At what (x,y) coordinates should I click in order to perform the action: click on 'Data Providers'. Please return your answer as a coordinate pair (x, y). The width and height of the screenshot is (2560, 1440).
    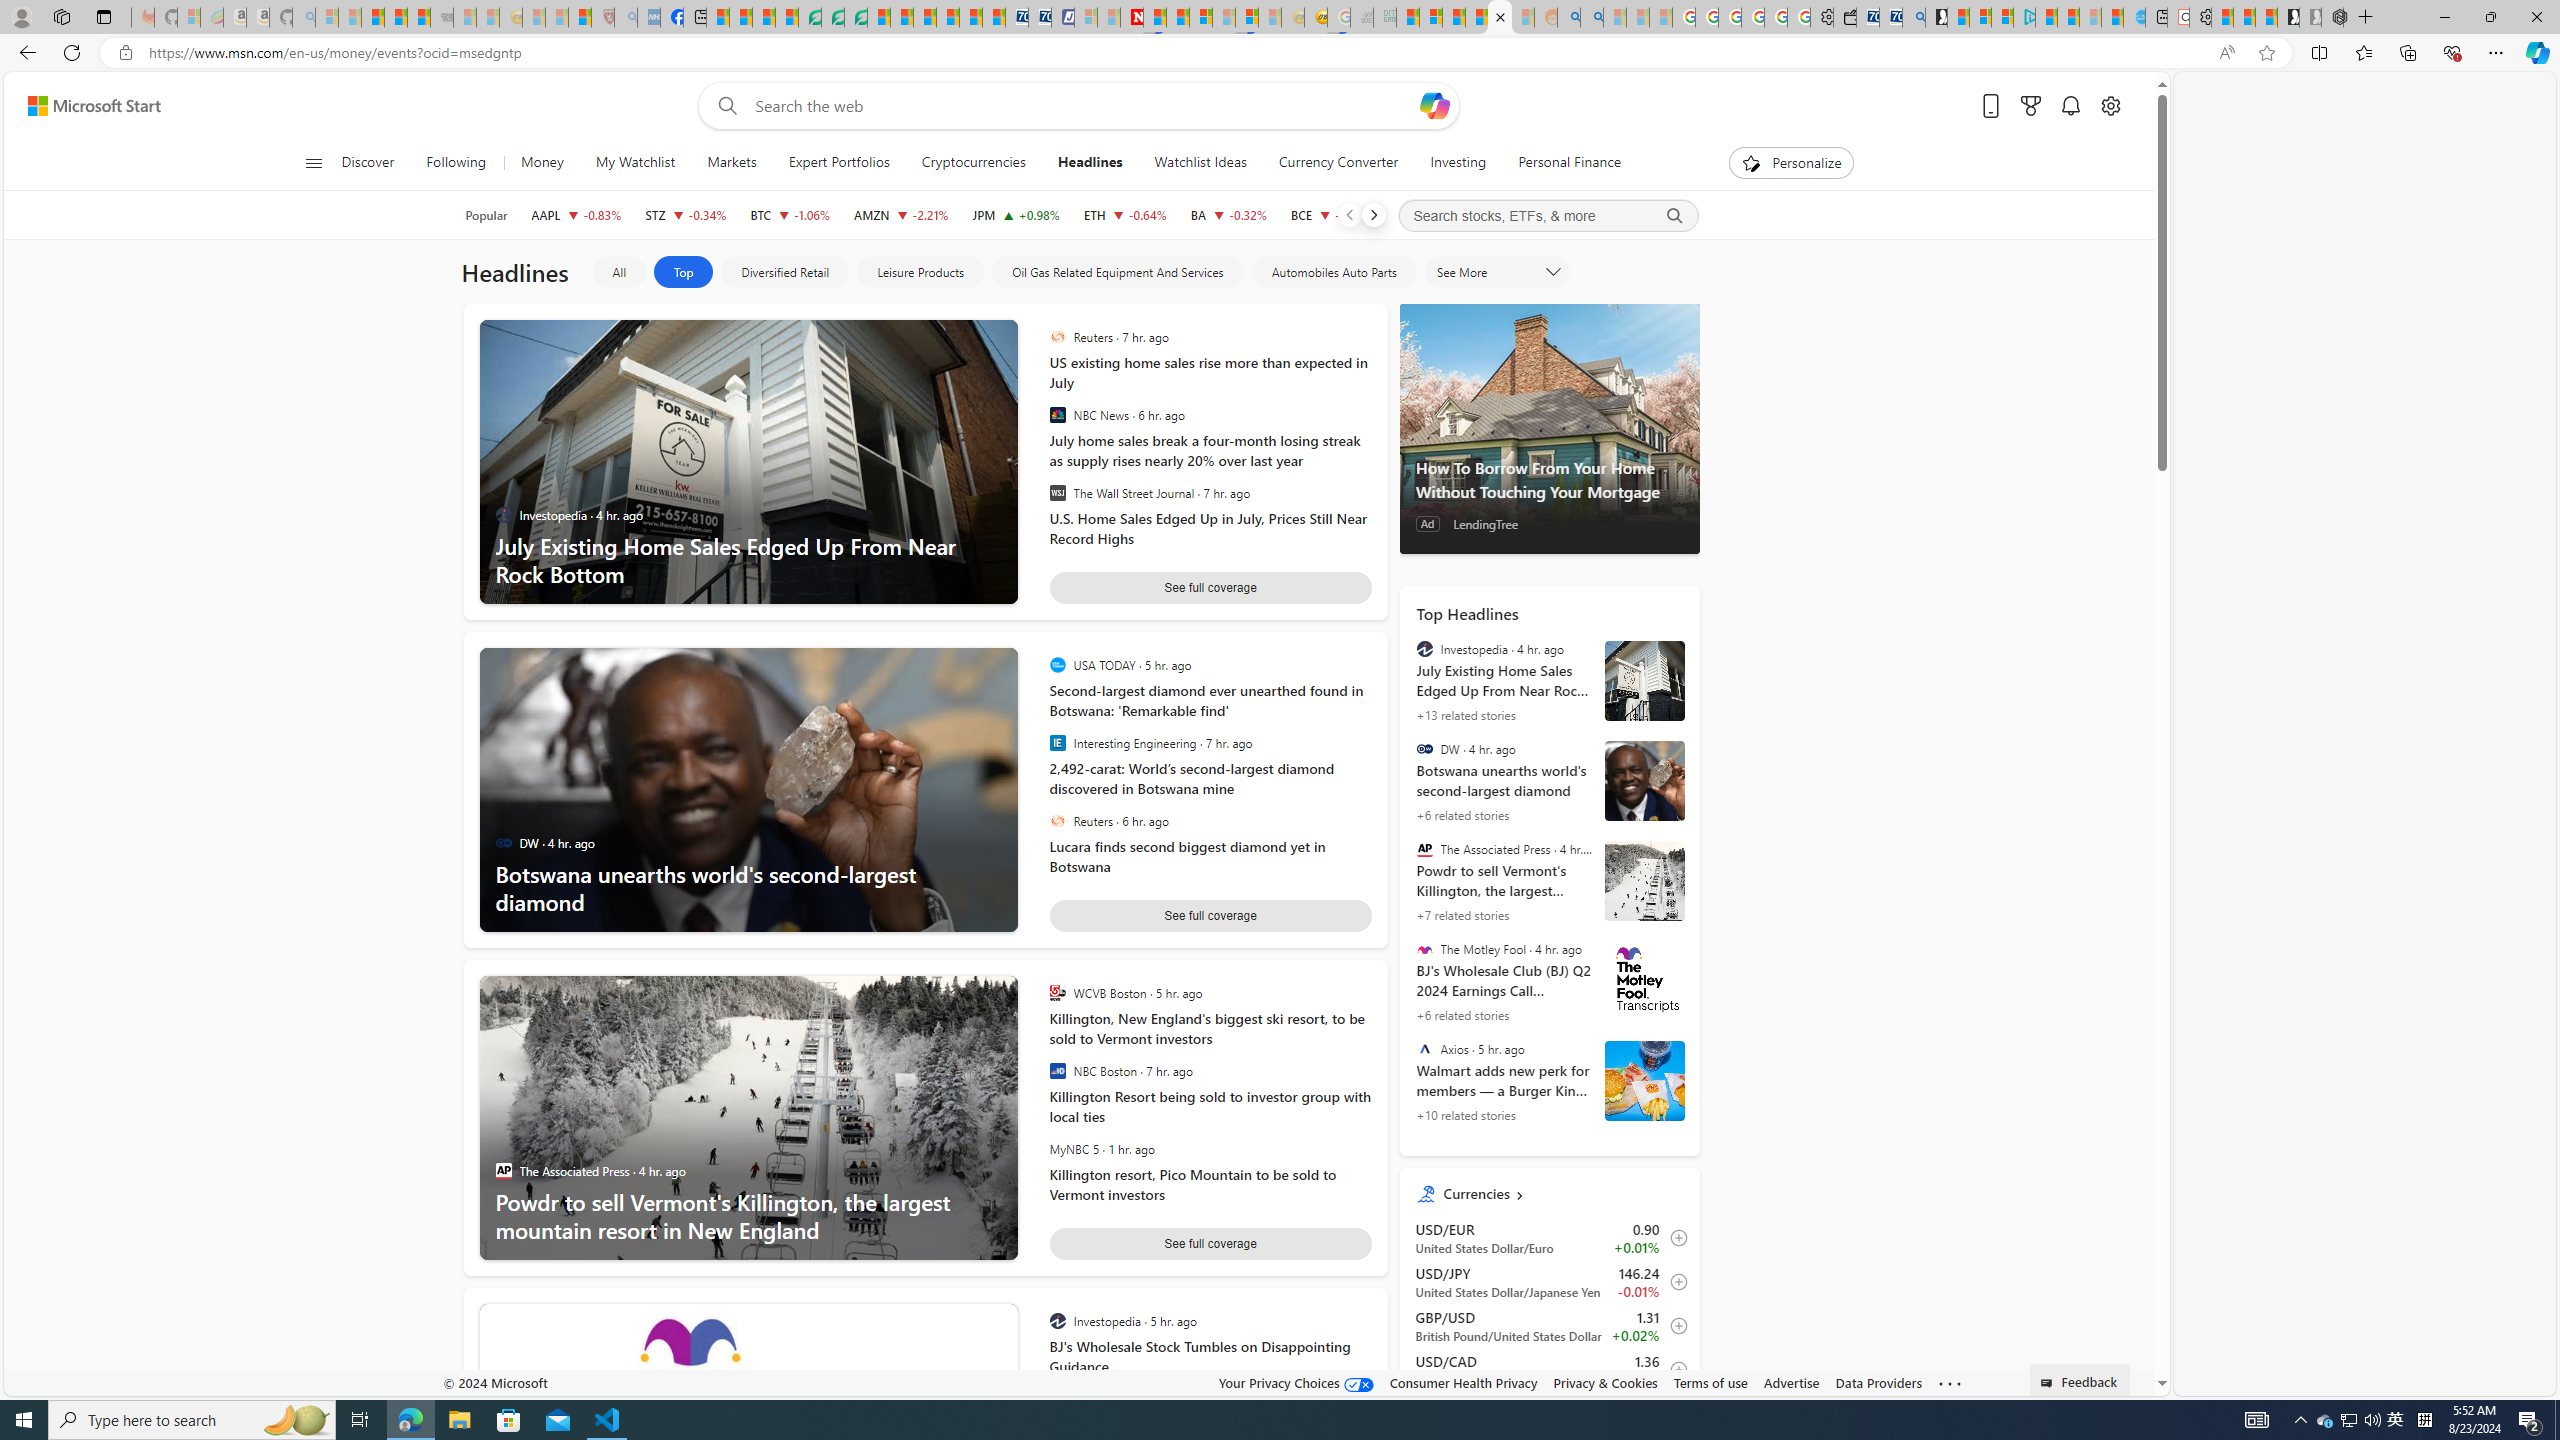
    Looking at the image, I should click on (1879, 1382).